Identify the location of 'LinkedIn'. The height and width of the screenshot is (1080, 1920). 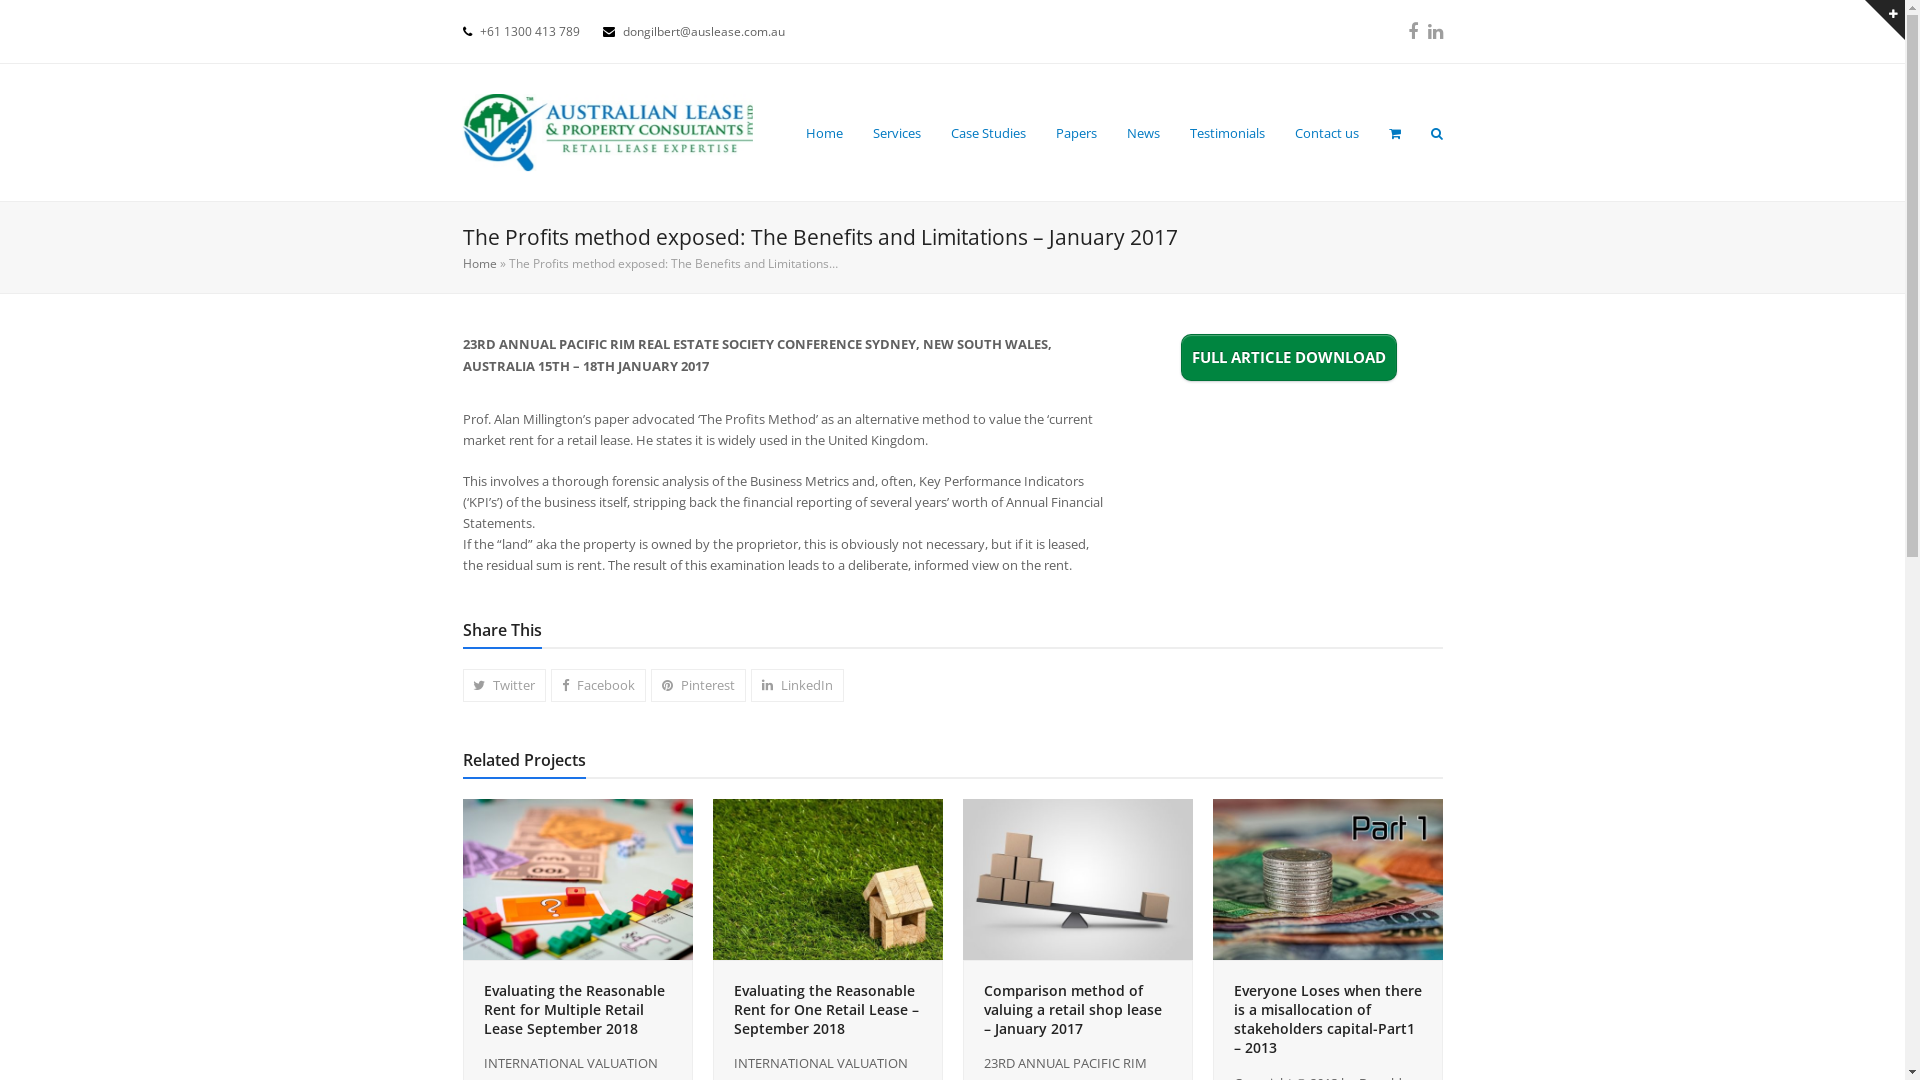
(796, 684).